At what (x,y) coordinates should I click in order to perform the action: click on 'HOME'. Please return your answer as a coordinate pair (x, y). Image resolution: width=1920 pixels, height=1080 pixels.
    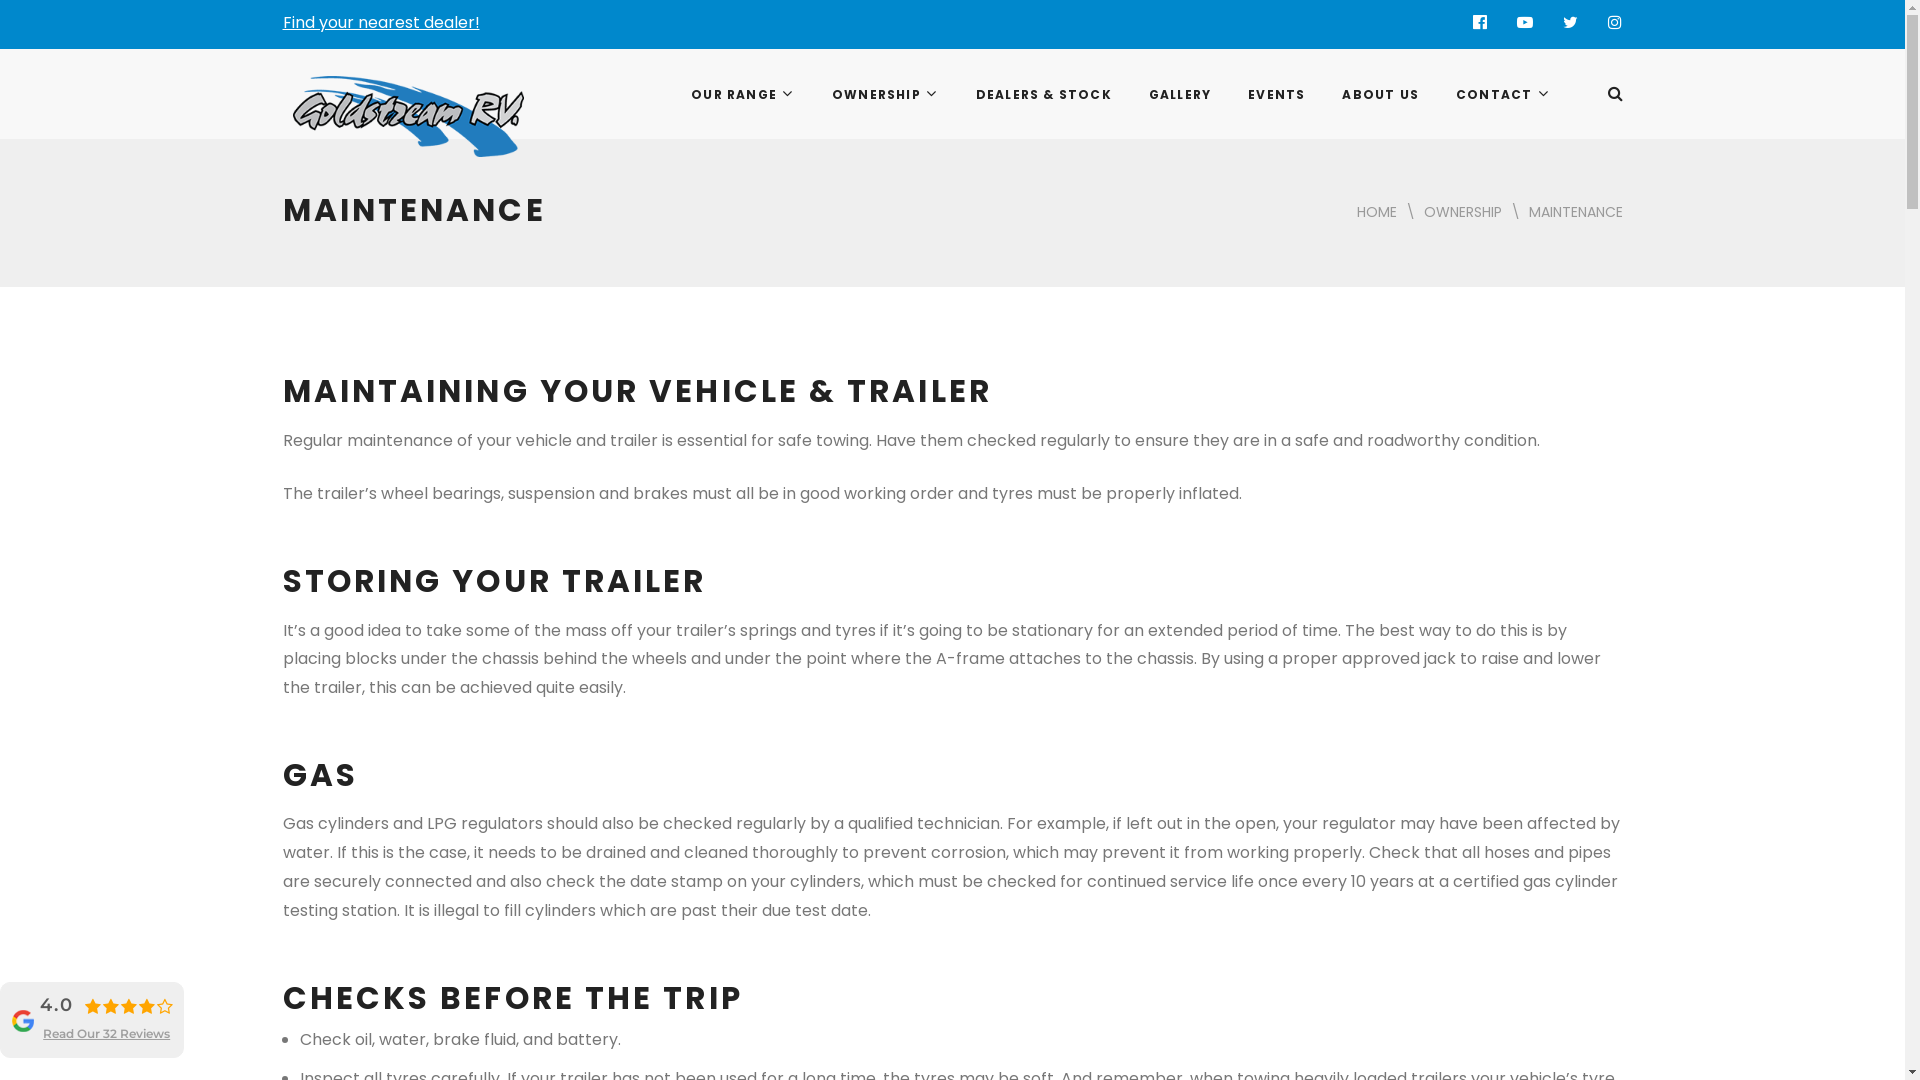
    Looking at the image, I should click on (1375, 212).